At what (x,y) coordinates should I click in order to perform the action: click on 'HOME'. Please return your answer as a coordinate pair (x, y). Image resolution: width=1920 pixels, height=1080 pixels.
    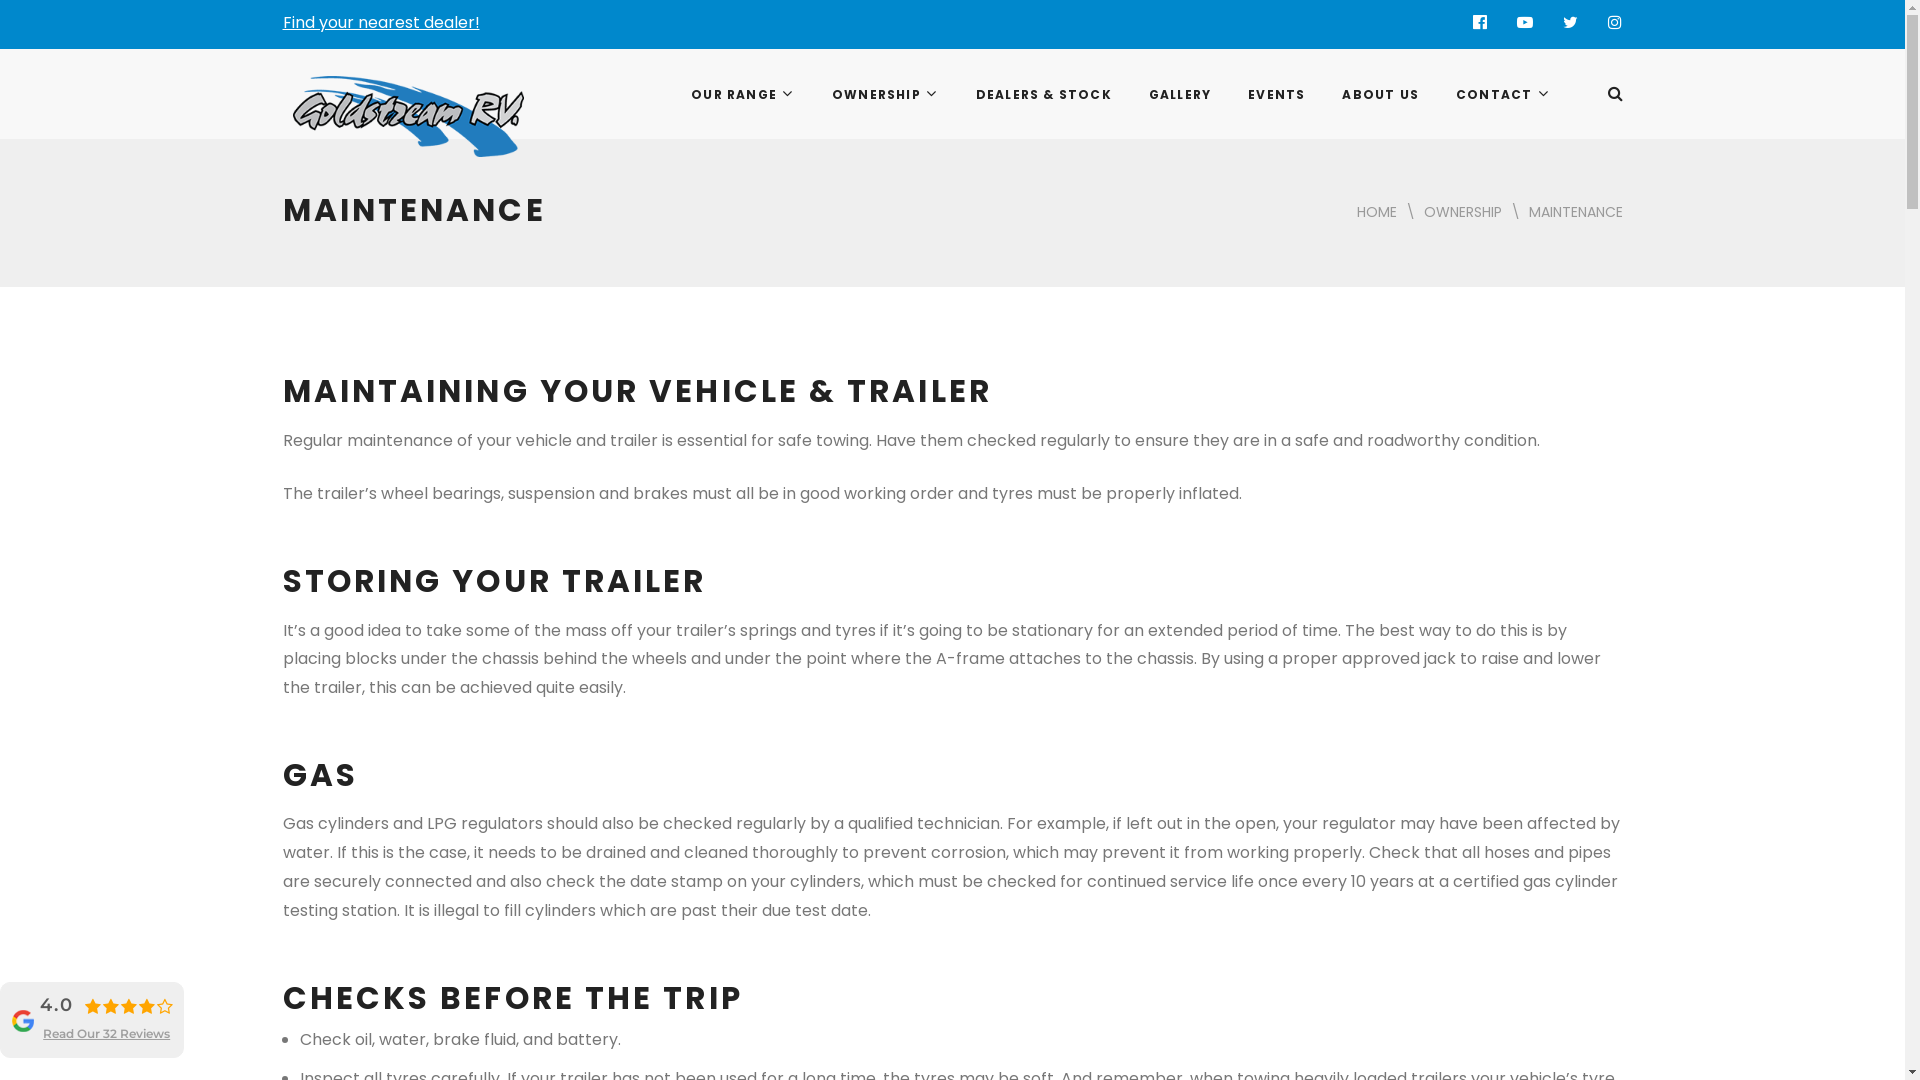
    Looking at the image, I should click on (1375, 212).